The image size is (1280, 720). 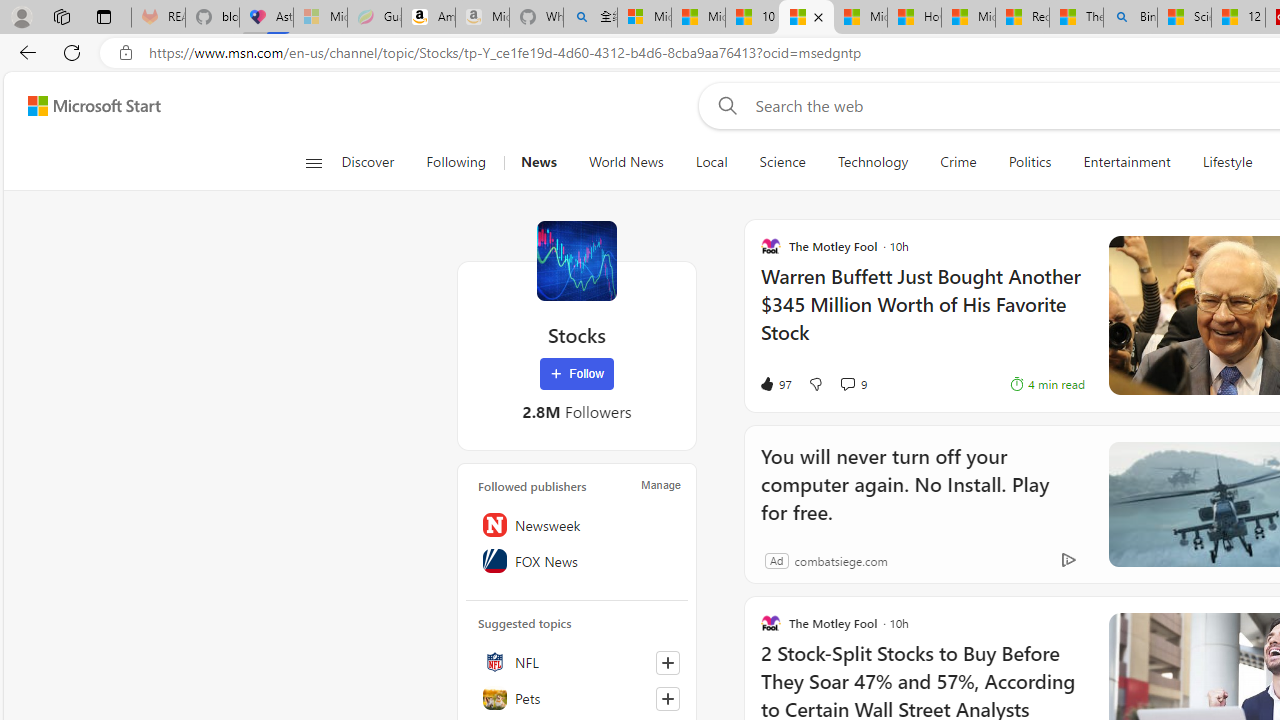 What do you see at coordinates (1226, 162) in the screenshot?
I see `'Lifestyle'` at bounding box center [1226, 162].